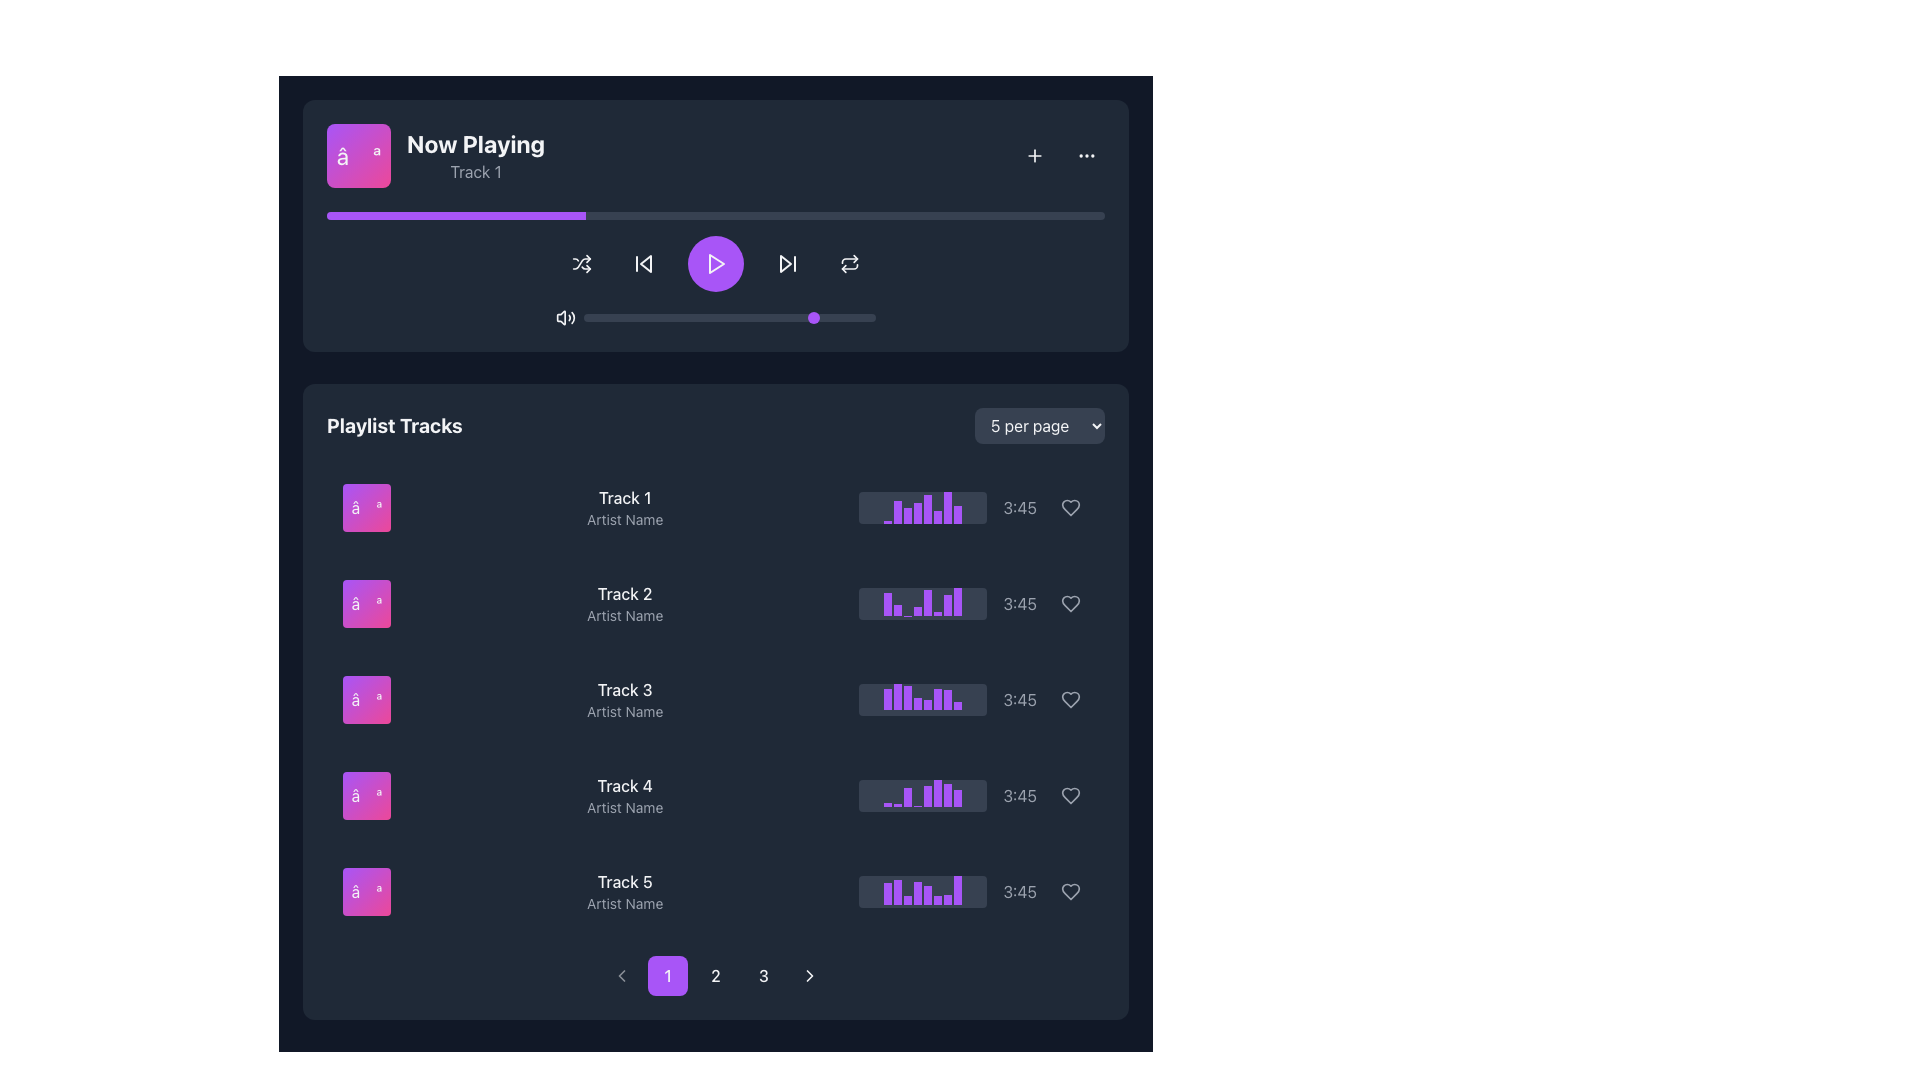 This screenshot has height=1080, width=1920. What do you see at coordinates (715, 225) in the screenshot?
I see `the play button in the Now-Playing Section` at bounding box center [715, 225].